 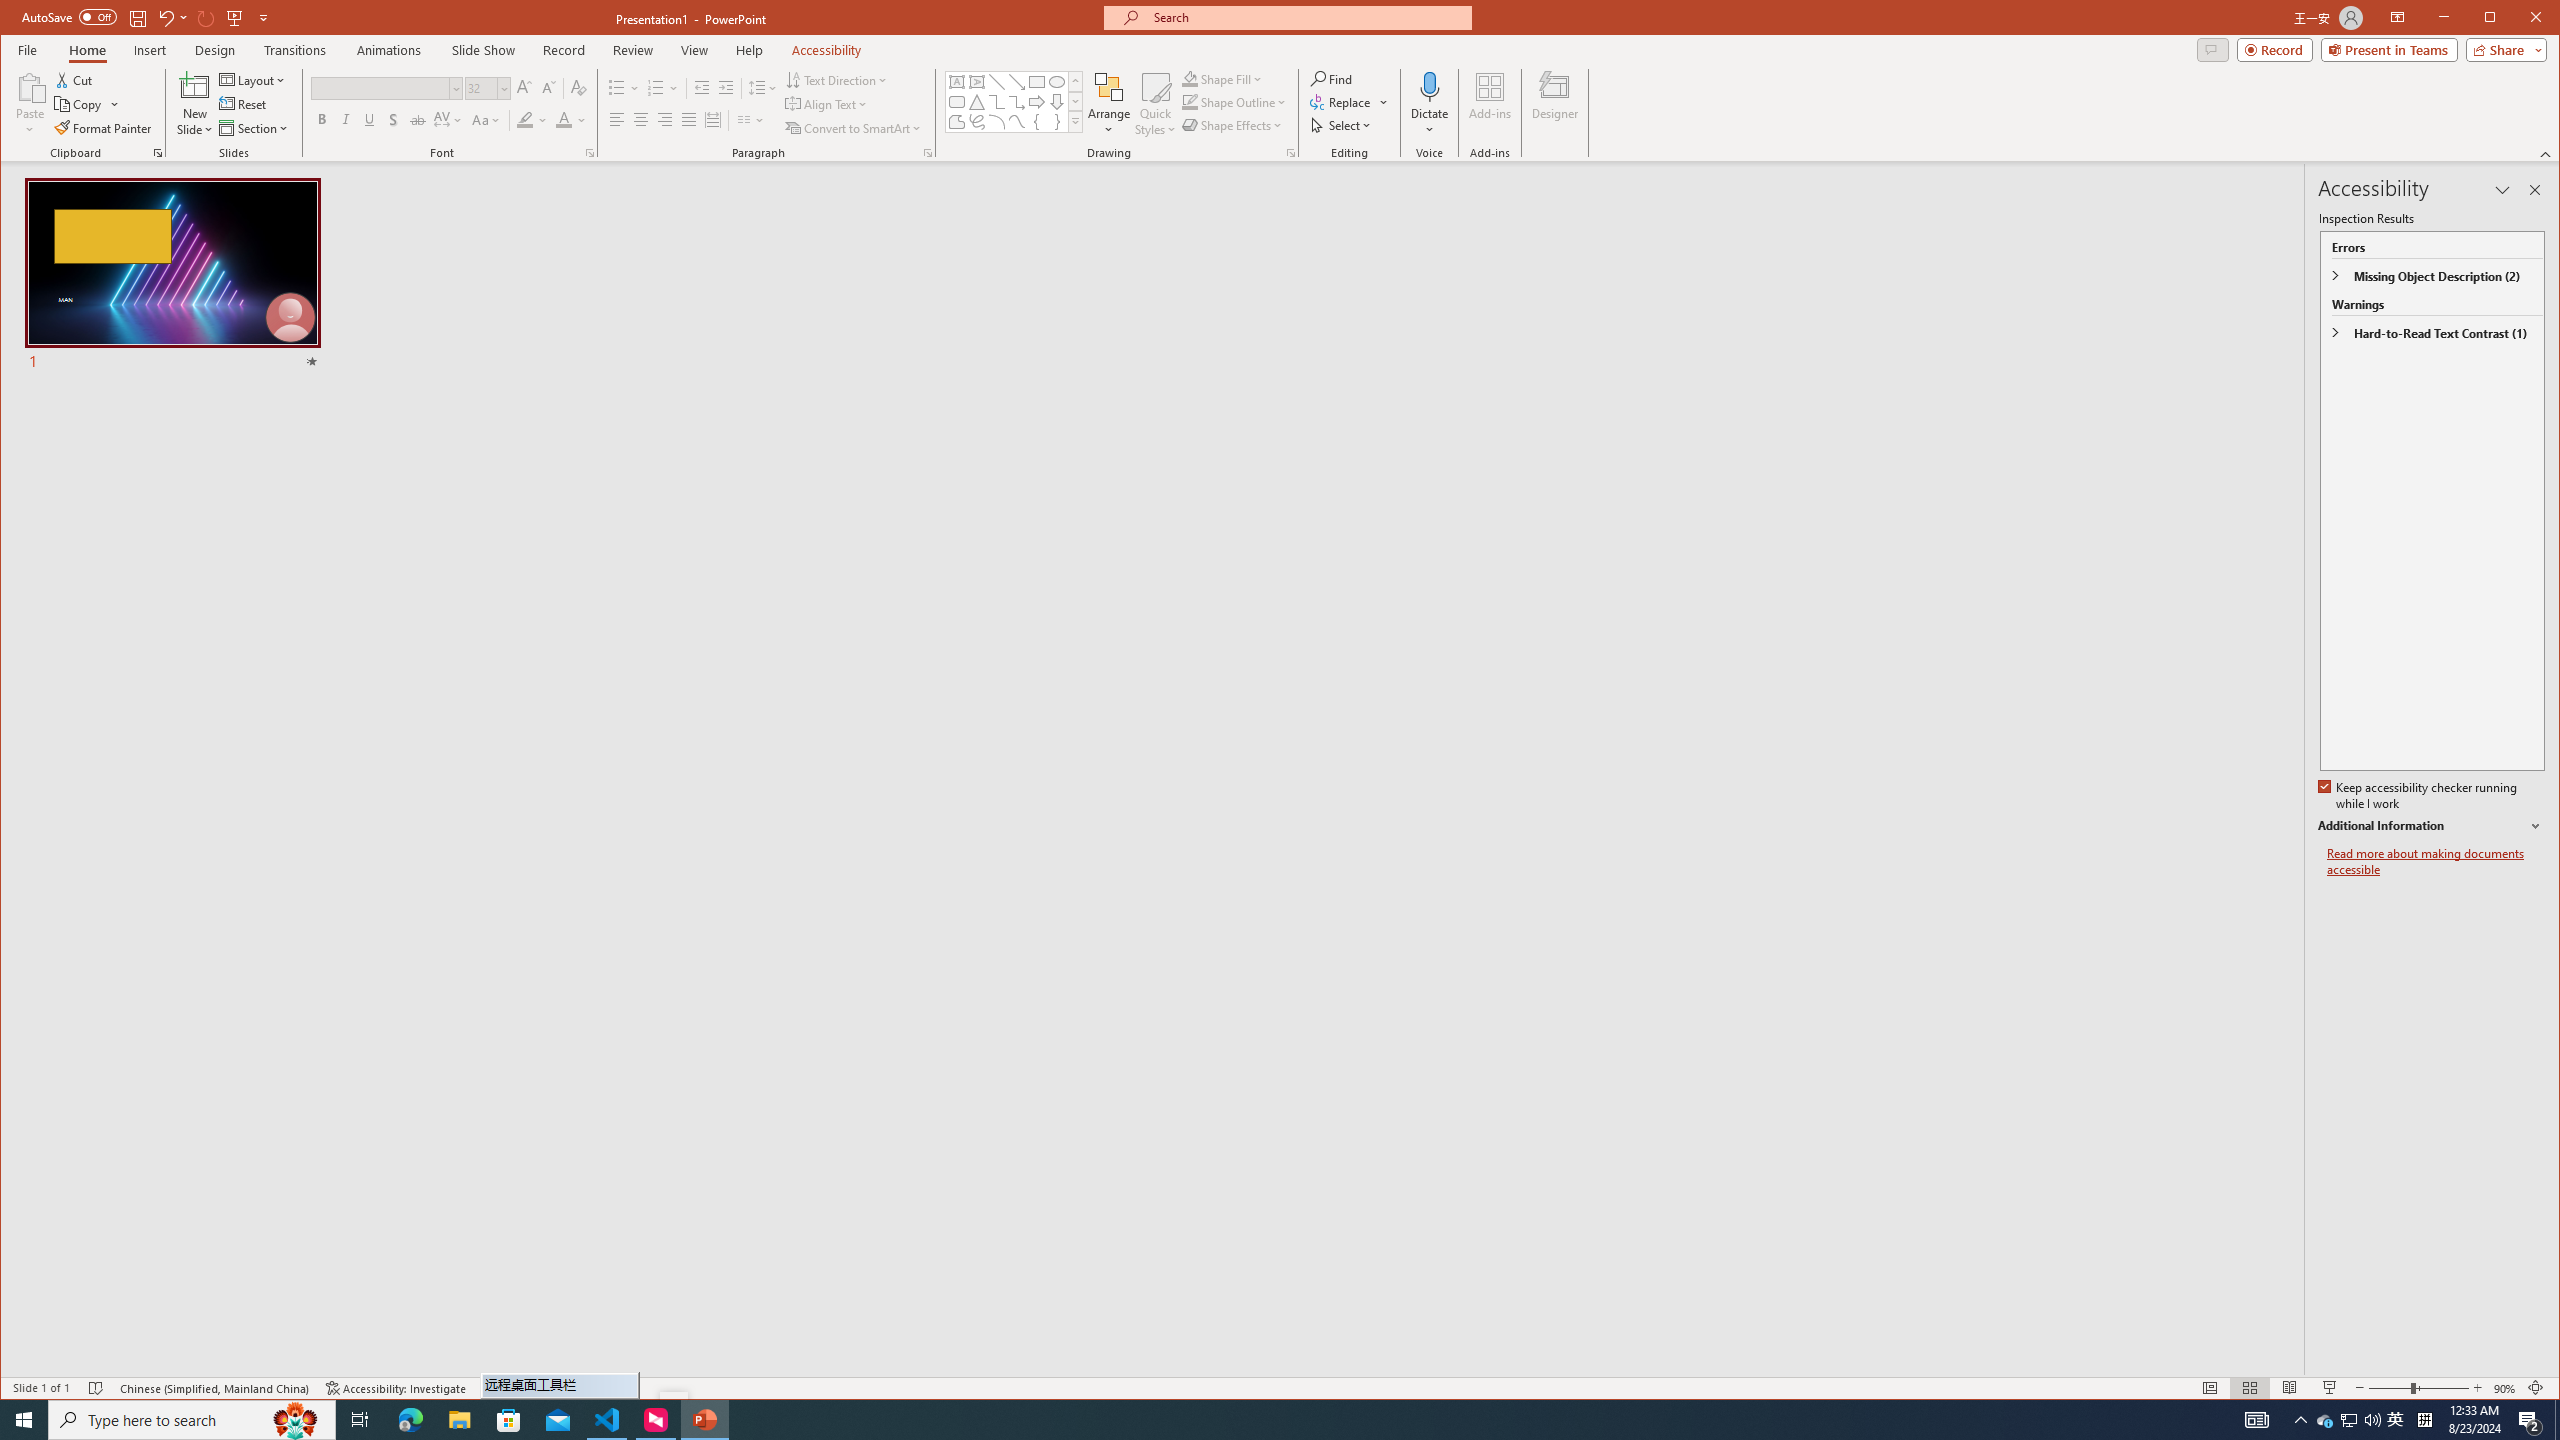 What do you see at coordinates (394, 119) in the screenshot?
I see `'Shadow'` at bounding box center [394, 119].